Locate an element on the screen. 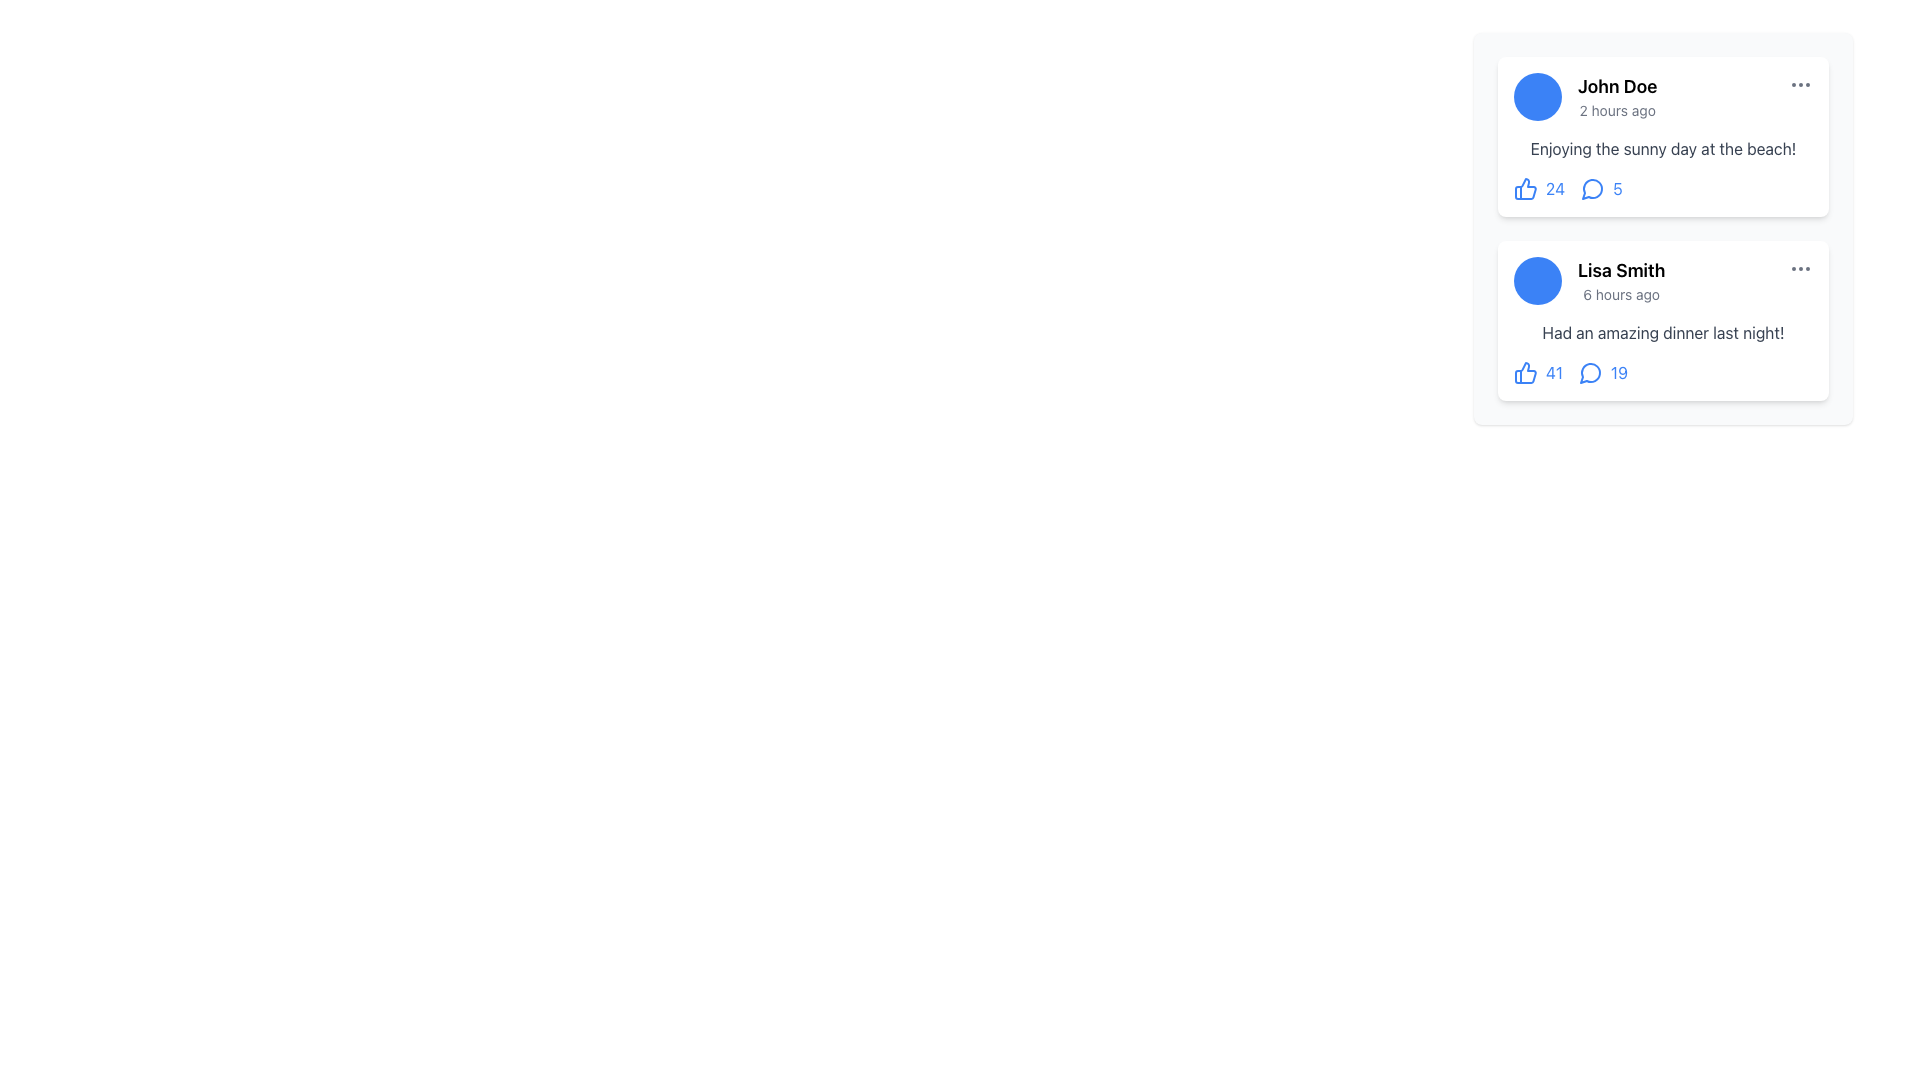 Image resolution: width=1920 pixels, height=1080 pixels. the Text display element that shows the name 'Lisa Smith' and the time '6 hours ago', located in the bottom post of a two-post layout section is located at coordinates (1621, 281).